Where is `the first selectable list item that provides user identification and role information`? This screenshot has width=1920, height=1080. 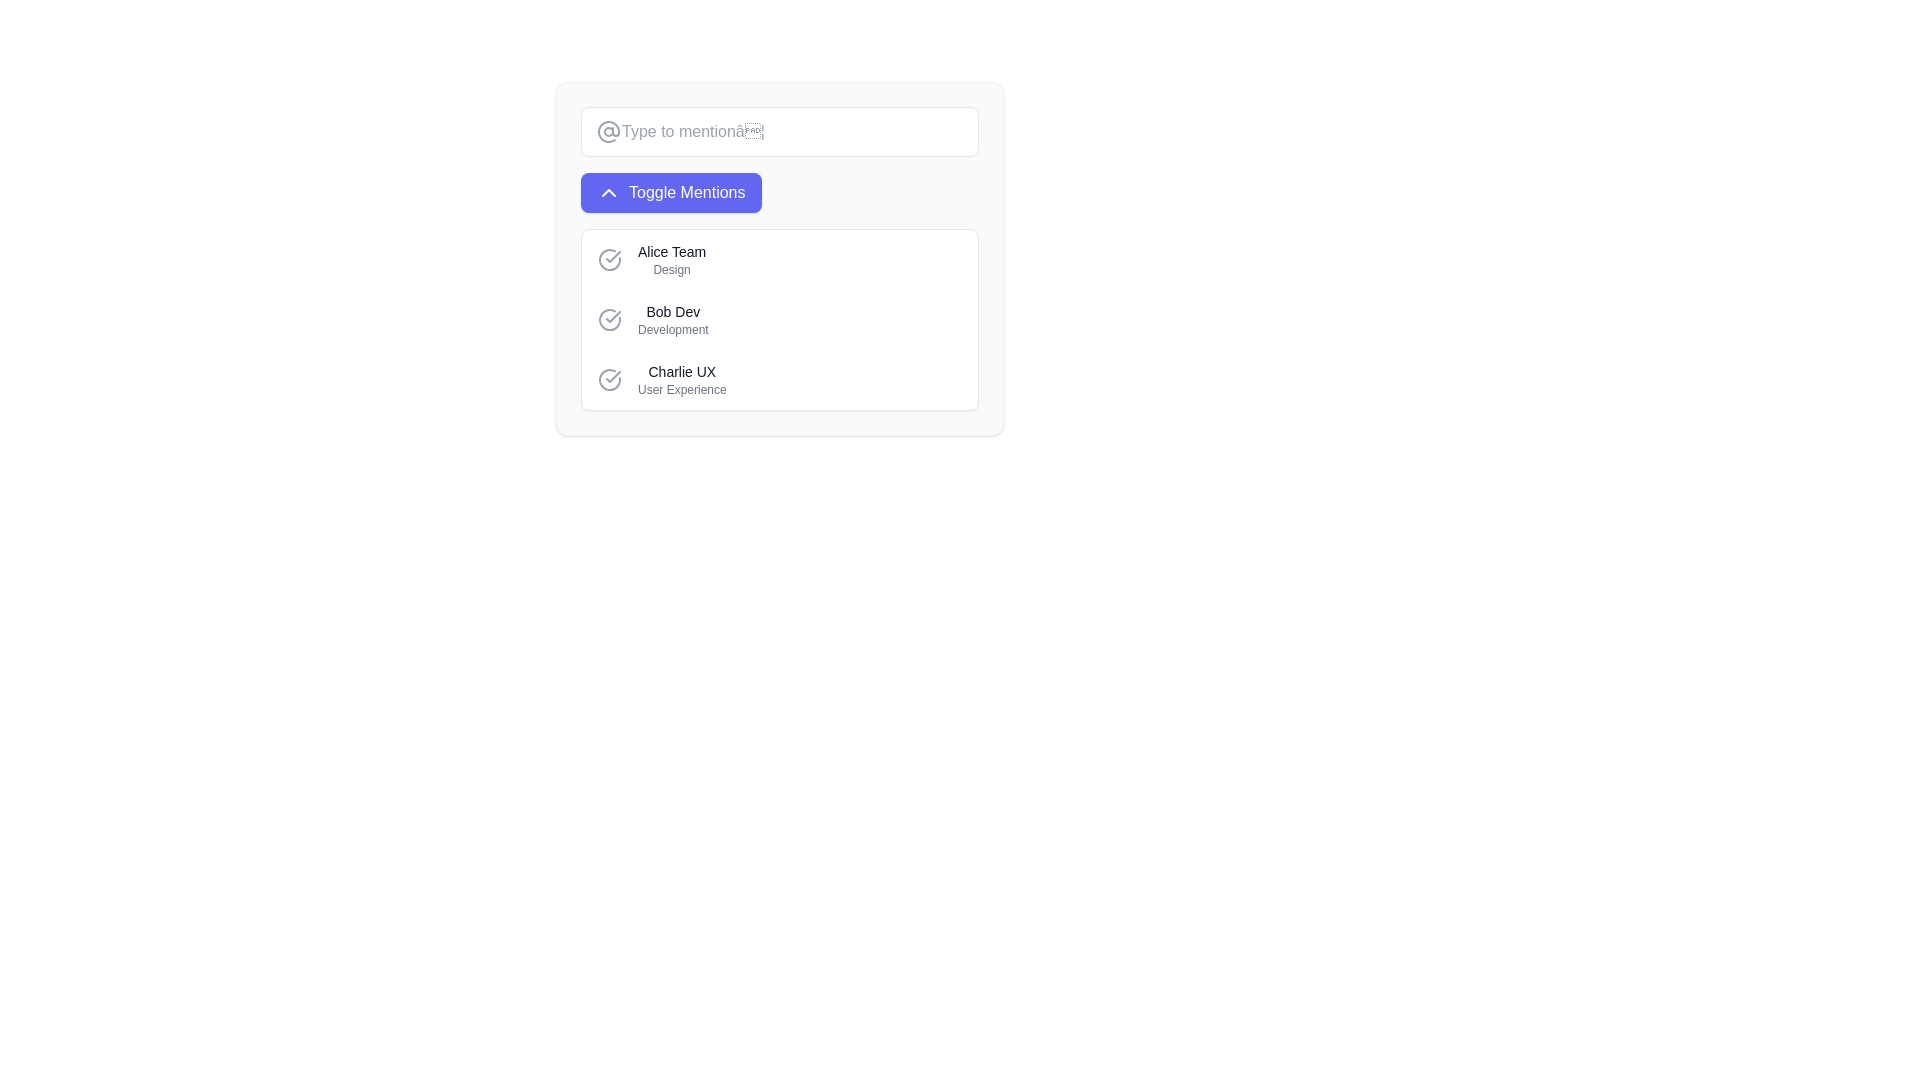 the first selectable list item that provides user identification and role information is located at coordinates (672, 258).